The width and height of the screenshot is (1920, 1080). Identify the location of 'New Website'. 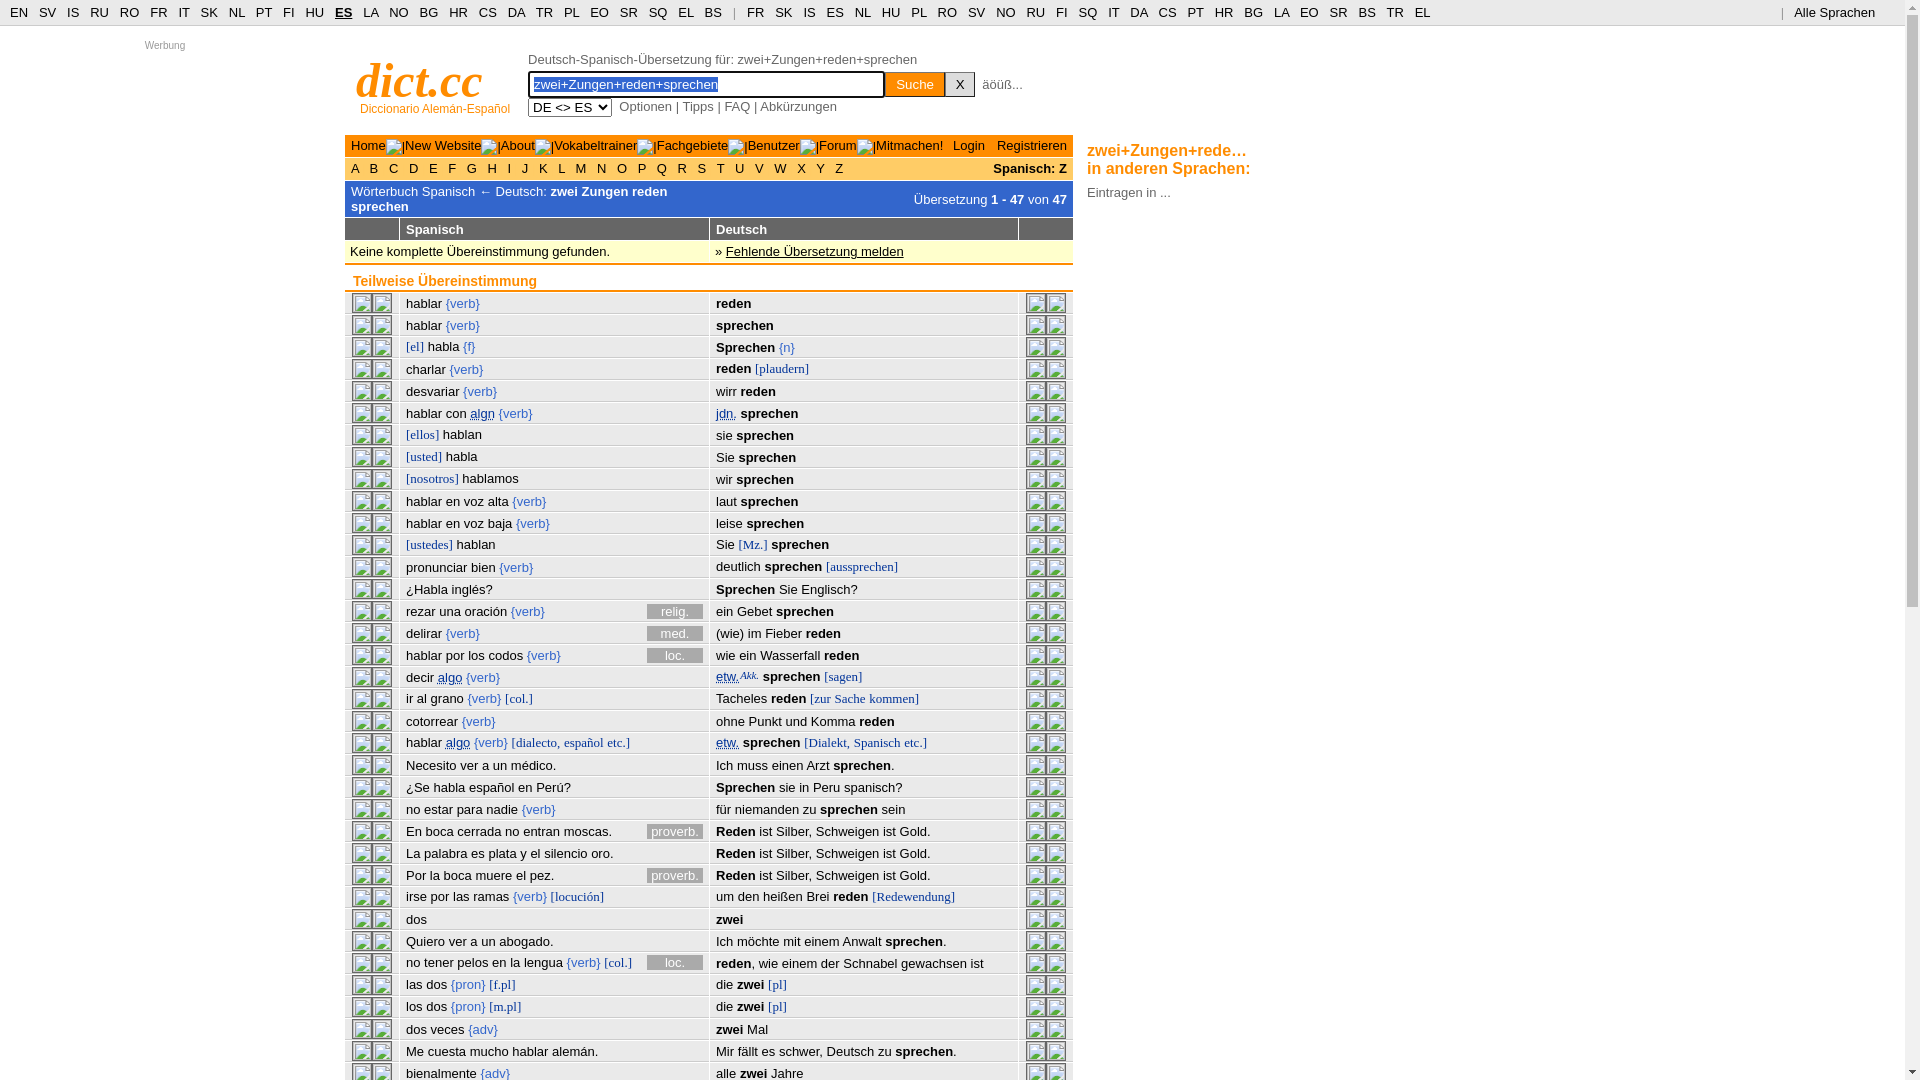
(441, 144).